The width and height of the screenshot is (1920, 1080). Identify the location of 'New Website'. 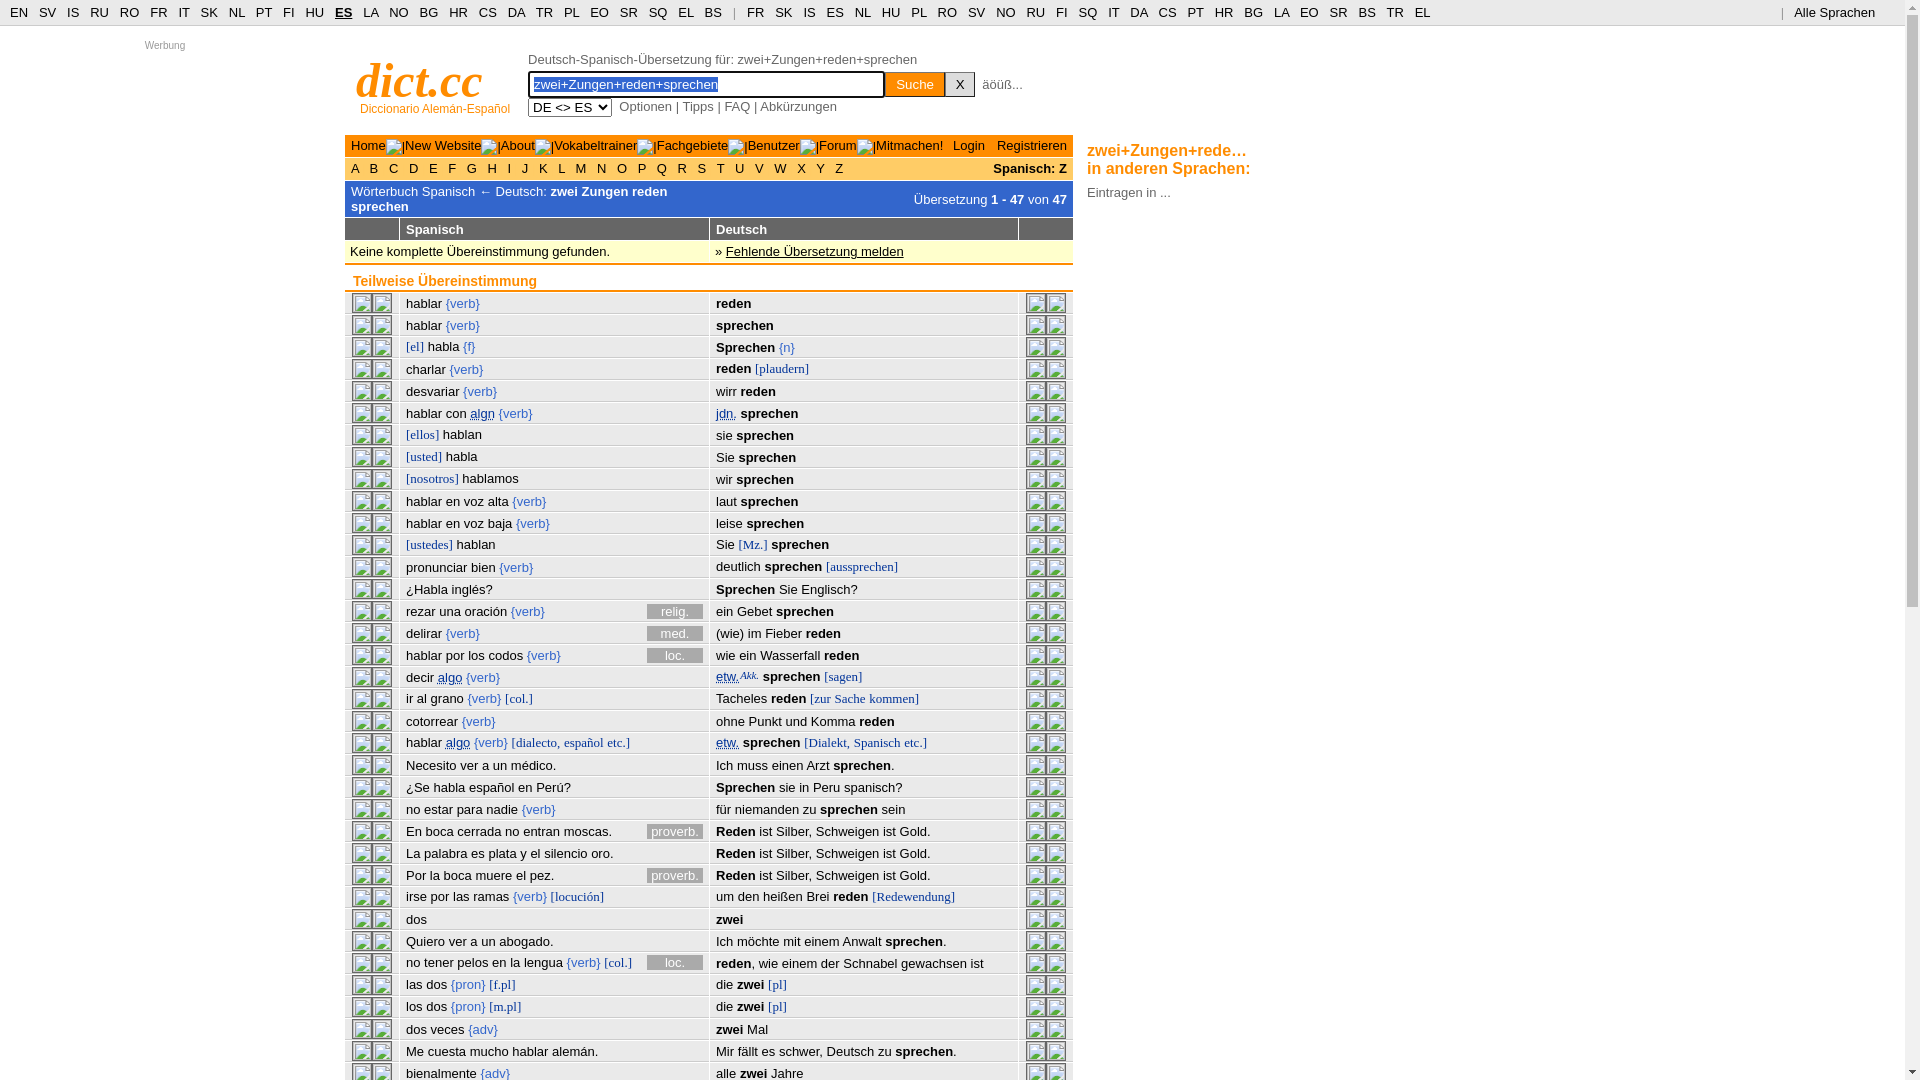
(441, 144).